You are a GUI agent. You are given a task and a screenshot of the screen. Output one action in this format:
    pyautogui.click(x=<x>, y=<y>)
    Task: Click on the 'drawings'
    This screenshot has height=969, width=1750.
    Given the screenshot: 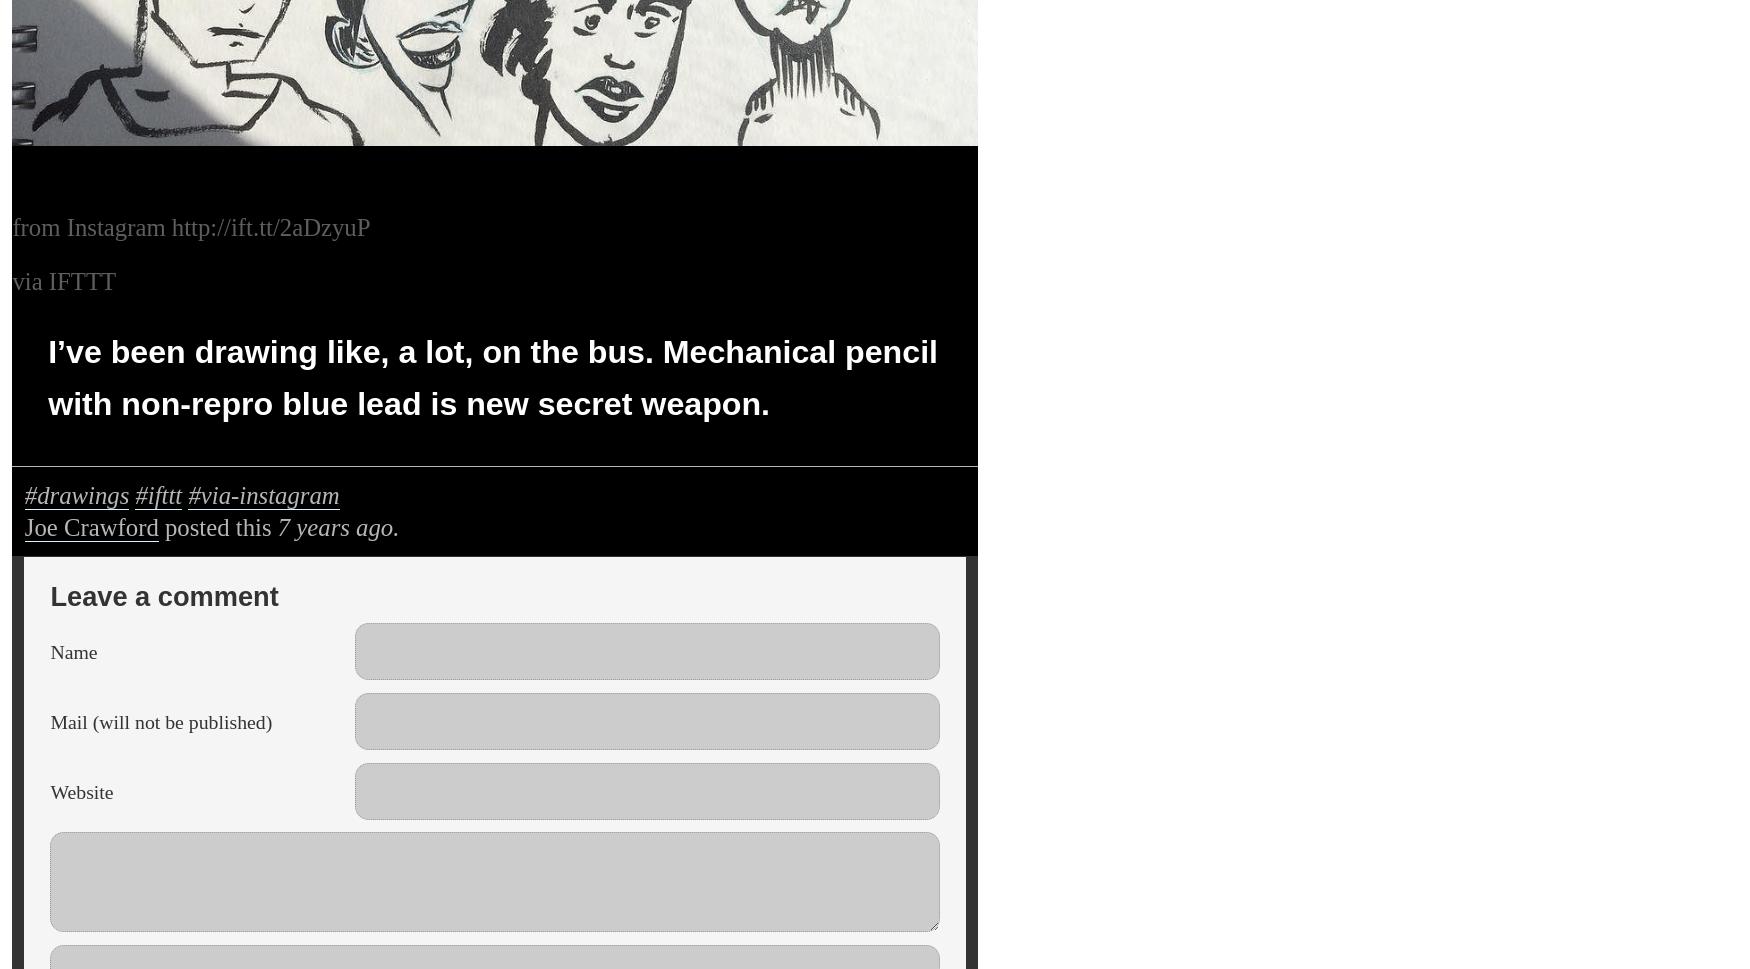 What is the action you would take?
    pyautogui.click(x=82, y=493)
    